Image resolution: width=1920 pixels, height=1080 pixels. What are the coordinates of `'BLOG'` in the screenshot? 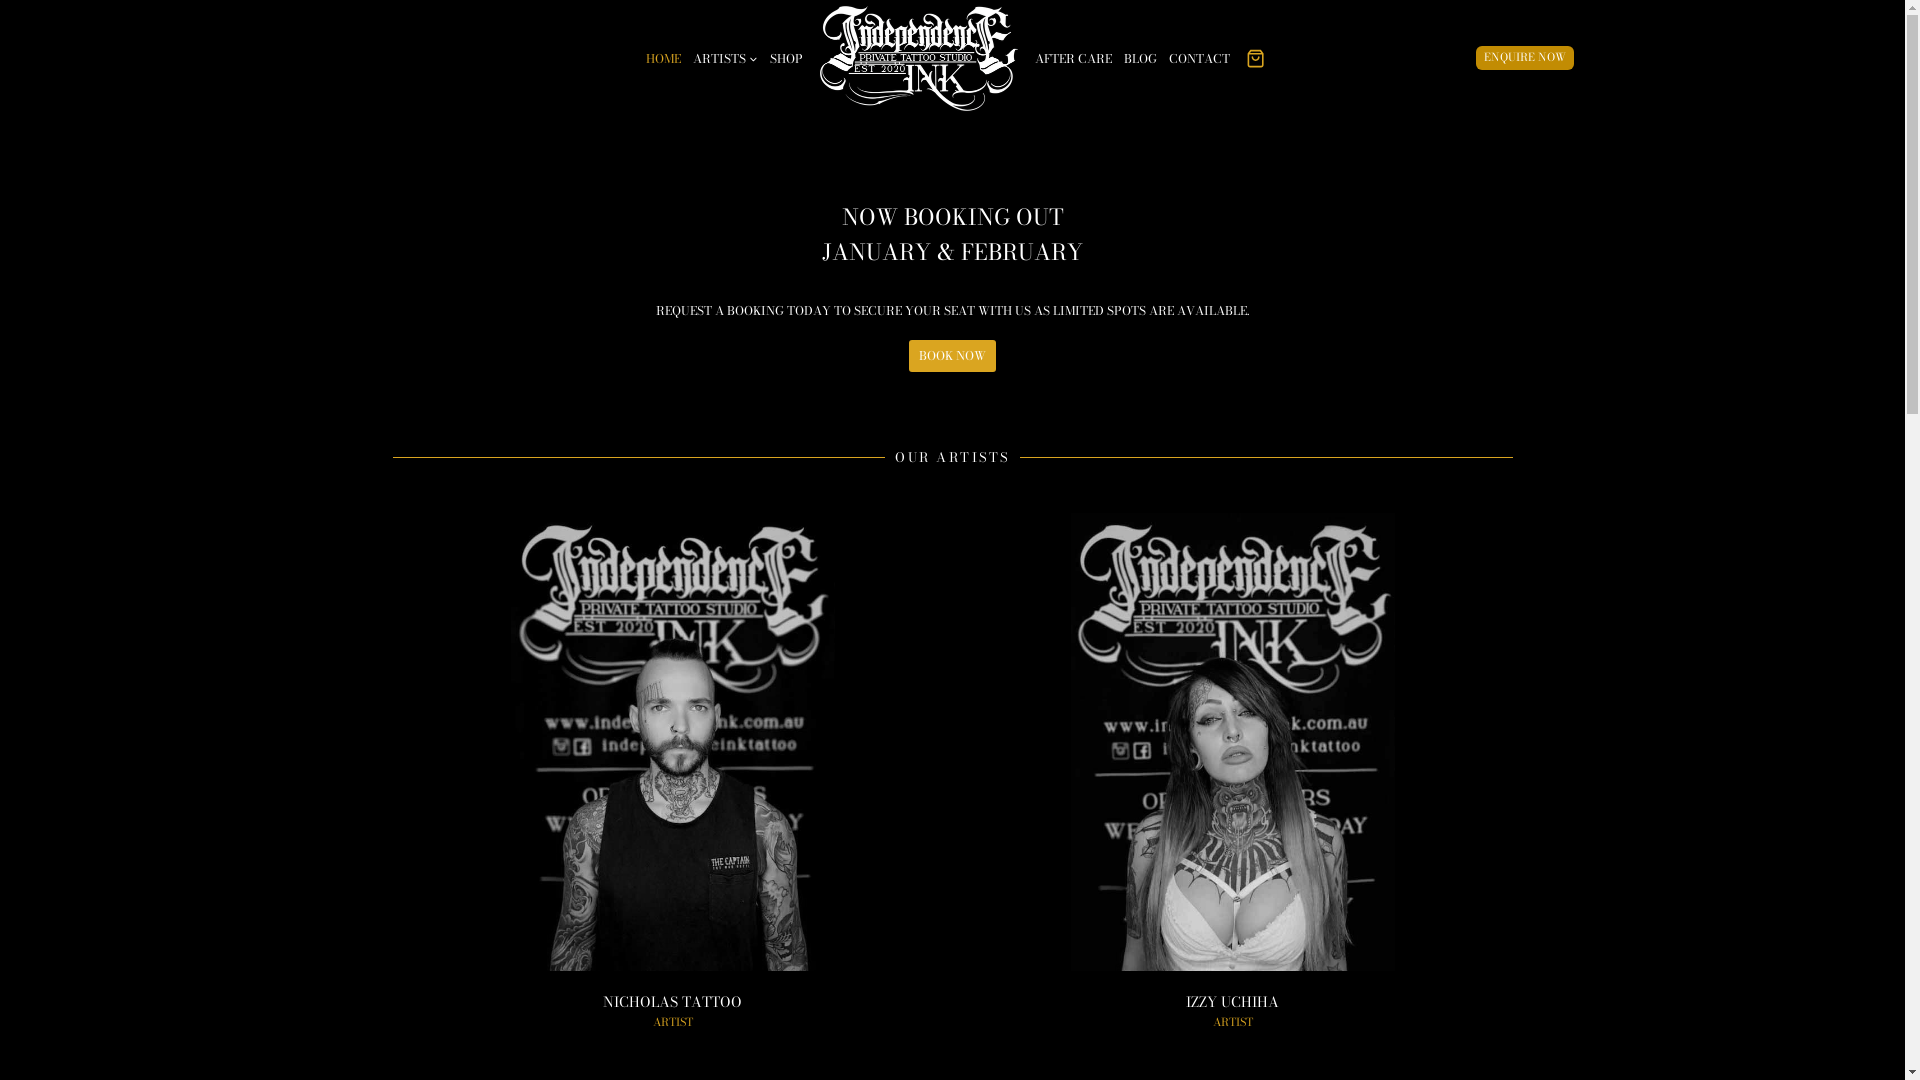 It's located at (1140, 56).